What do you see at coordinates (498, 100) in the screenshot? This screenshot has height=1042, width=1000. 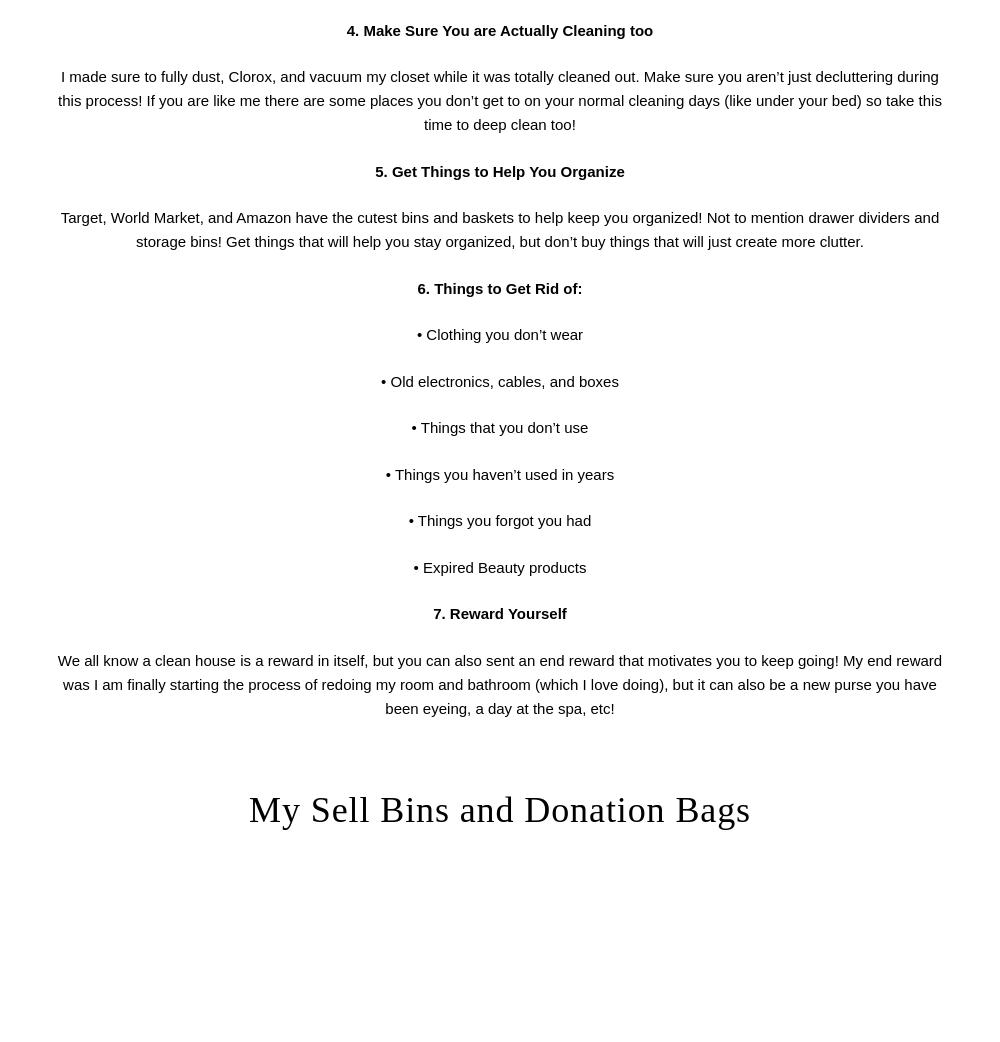 I see `'I made sure to fully dust, Clorox, and vacuum my closet while it was totally cleaned out. Make sure you aren’t just decluttering during this process! If you are like me there are some places you don’t get to on your normal cleaning days (like under your bed) so take this time to deep clean too!'` at bounding box center [498, 100].